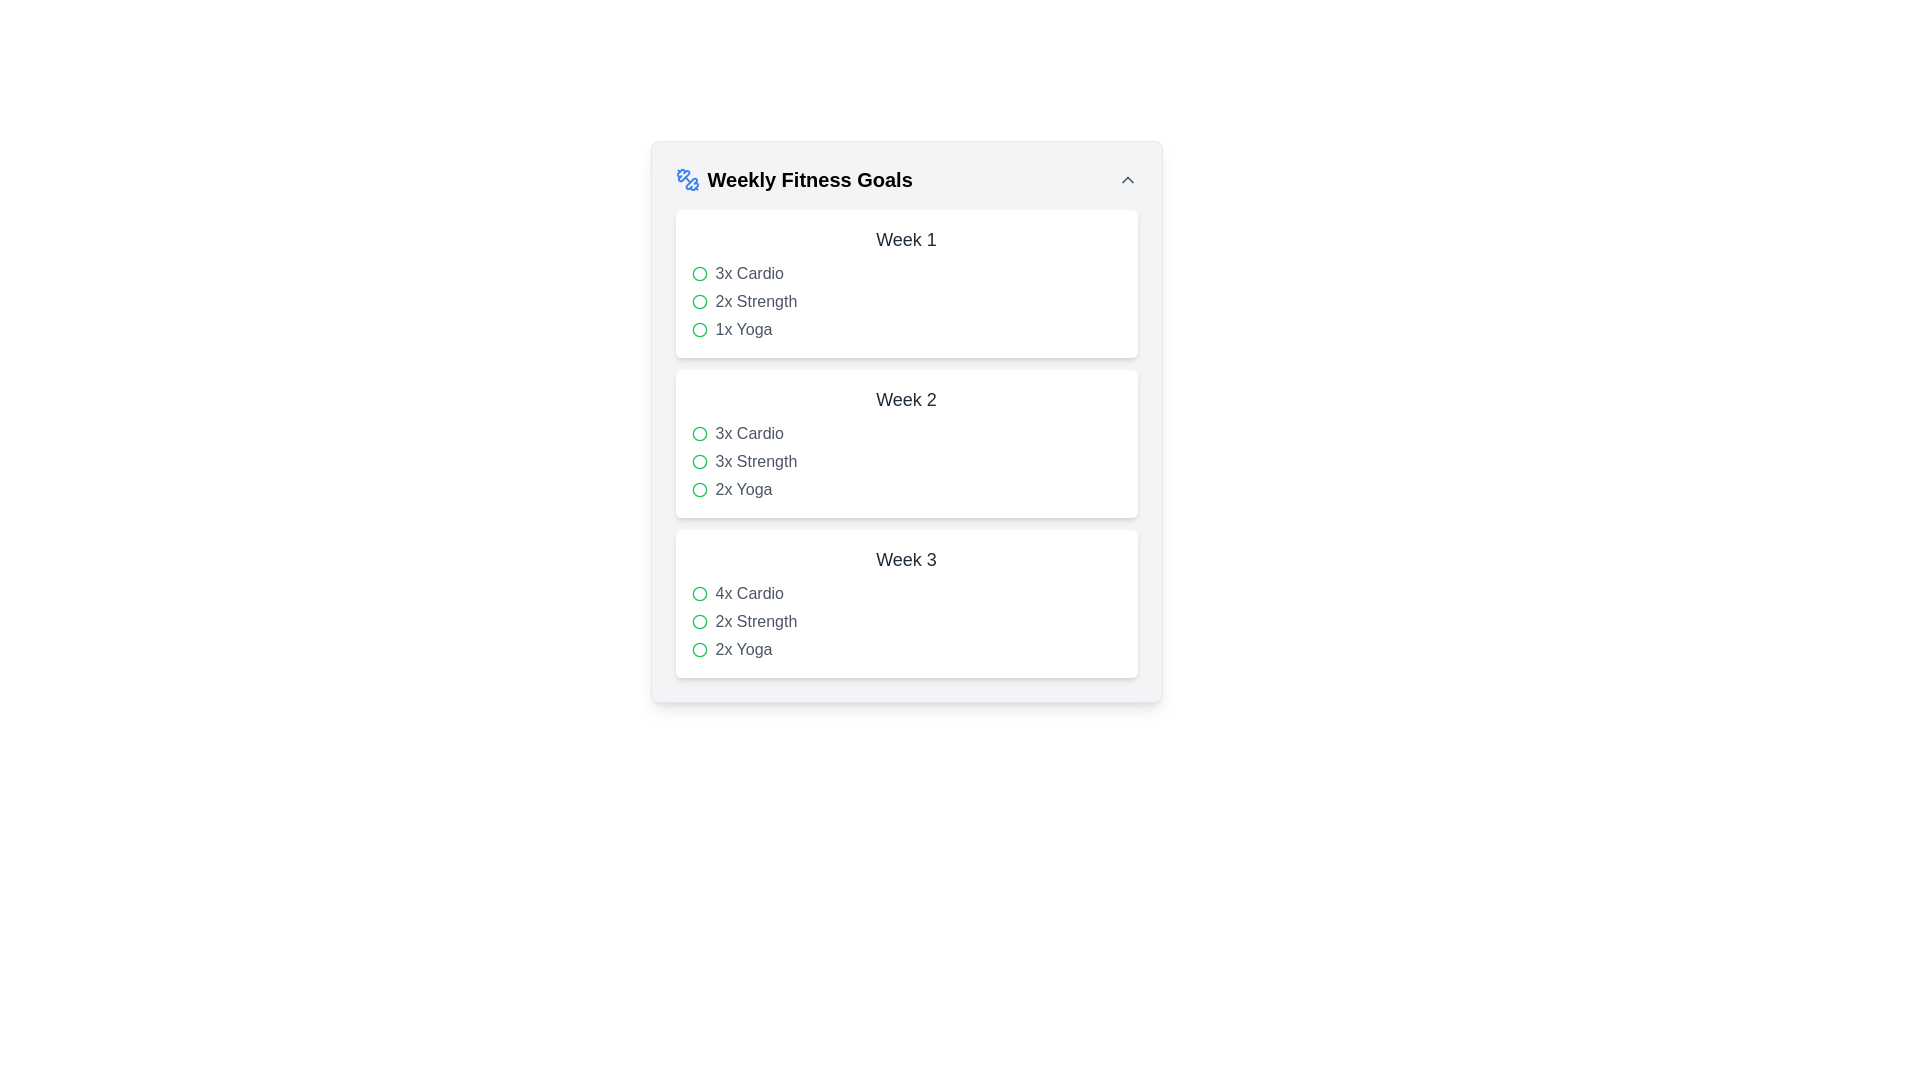 The width and height of the screenshot is (1920, 1080). What do you see at coordinates (905, 180) in the screenshot?
I see `the section title 'Weekly Fitness Goals' which is located at the top of the card-like component, featuring a blue dumbbell icon on the left and a small upward arrow on the right` at bounding box center [905, 180].